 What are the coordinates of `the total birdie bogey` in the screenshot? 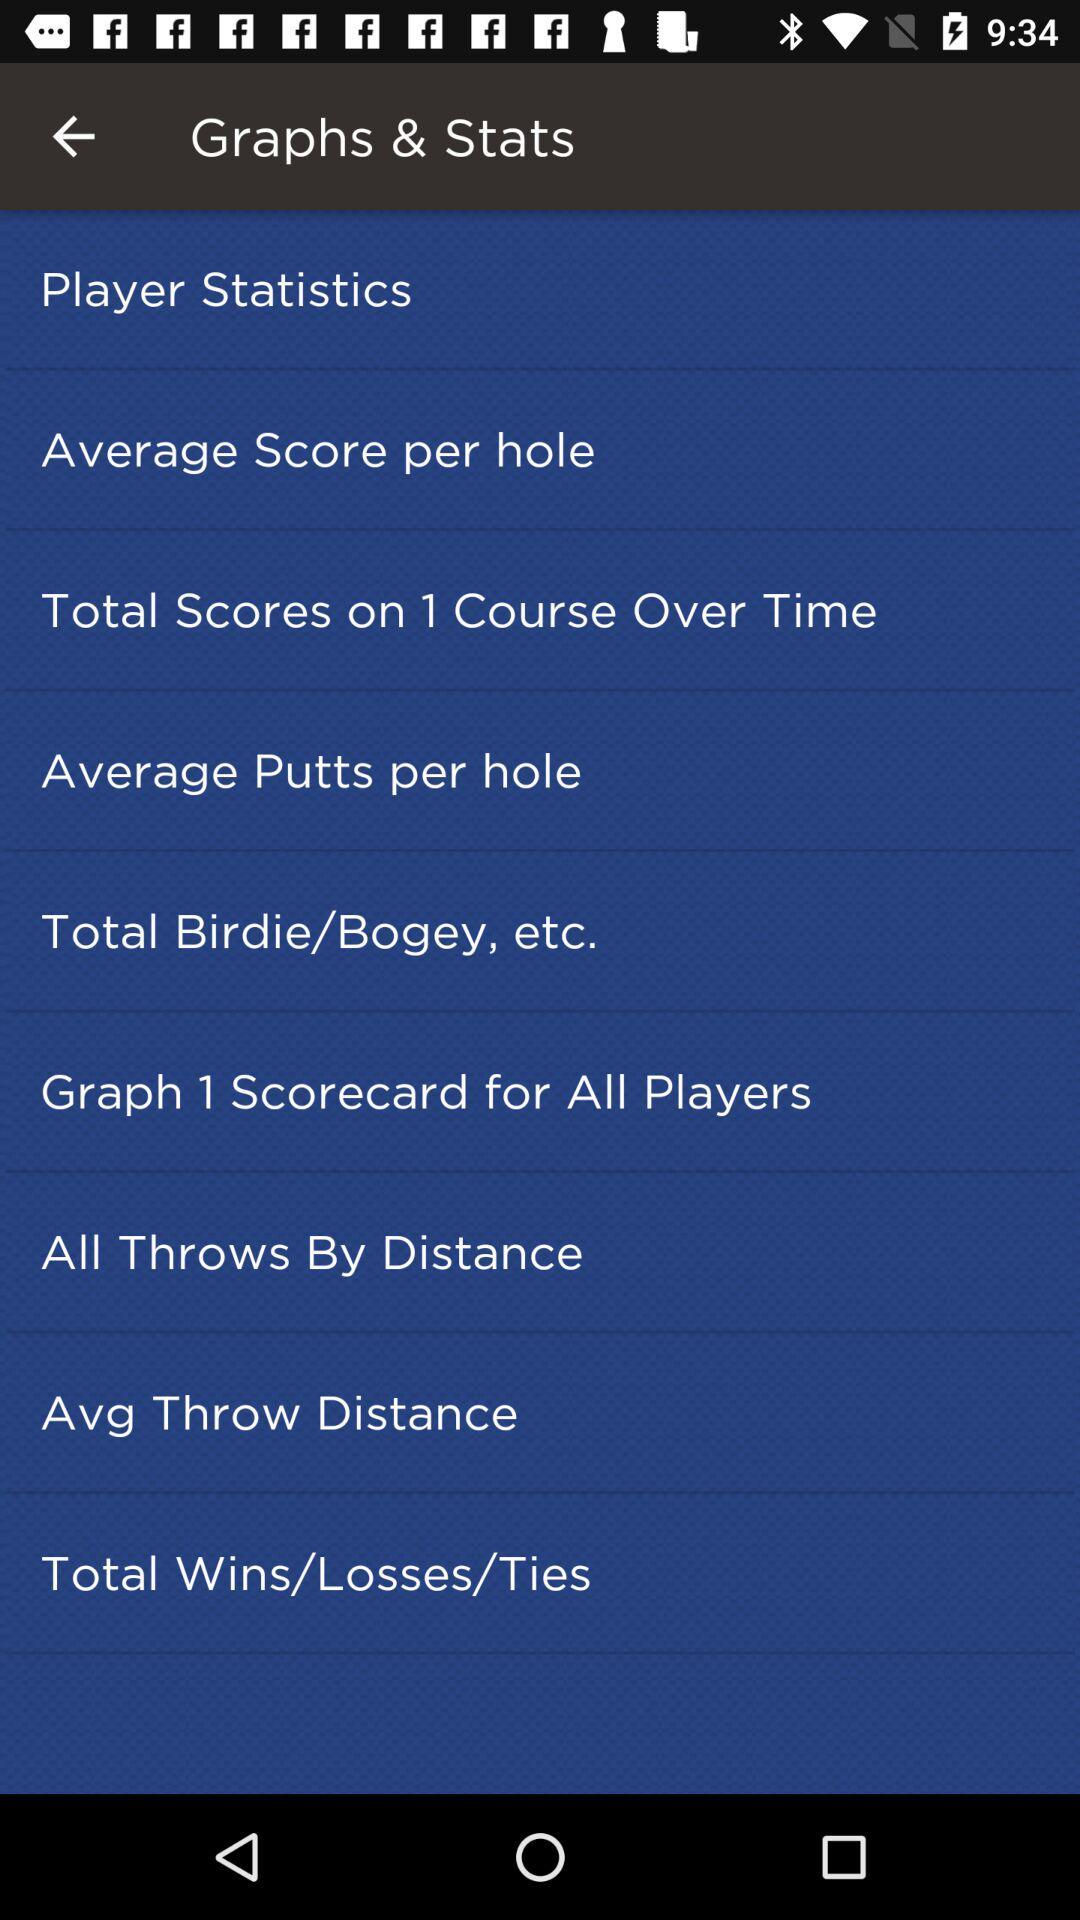 It's located at (546, 929).